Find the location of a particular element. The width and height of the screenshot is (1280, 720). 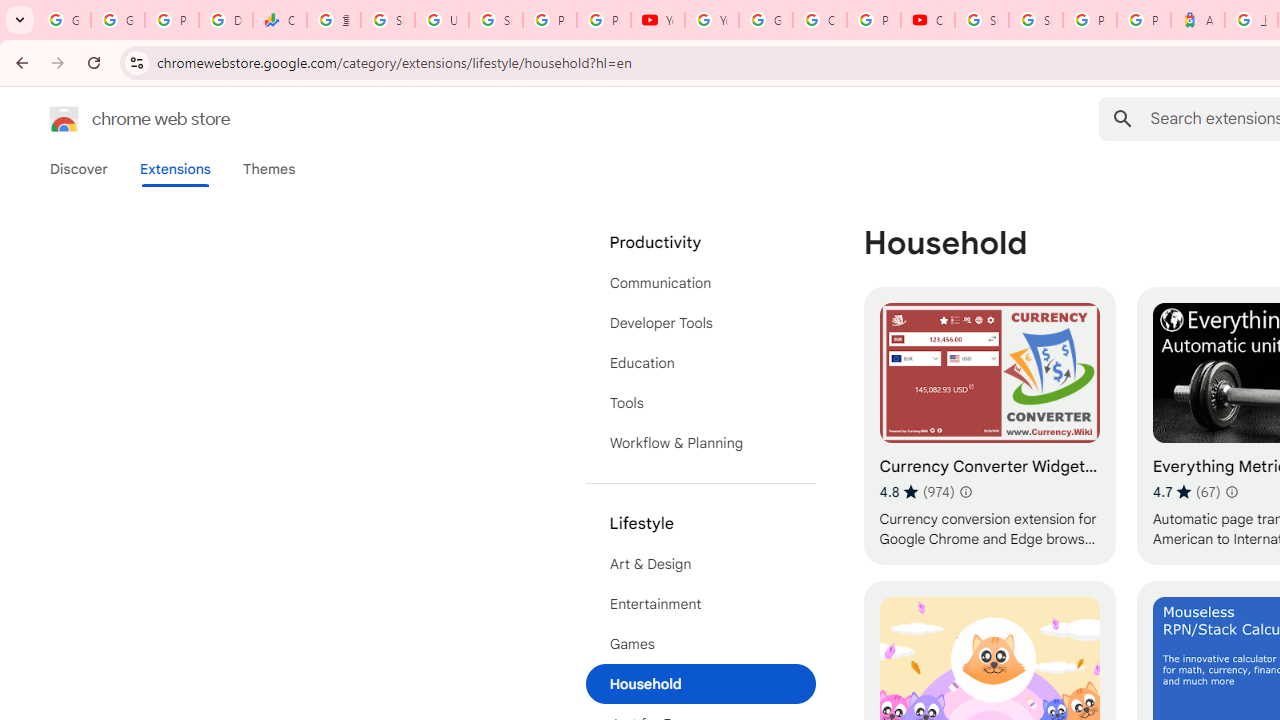

'Currency Converter Widget - Exchange Rates' is located at coordinates (989, 425).